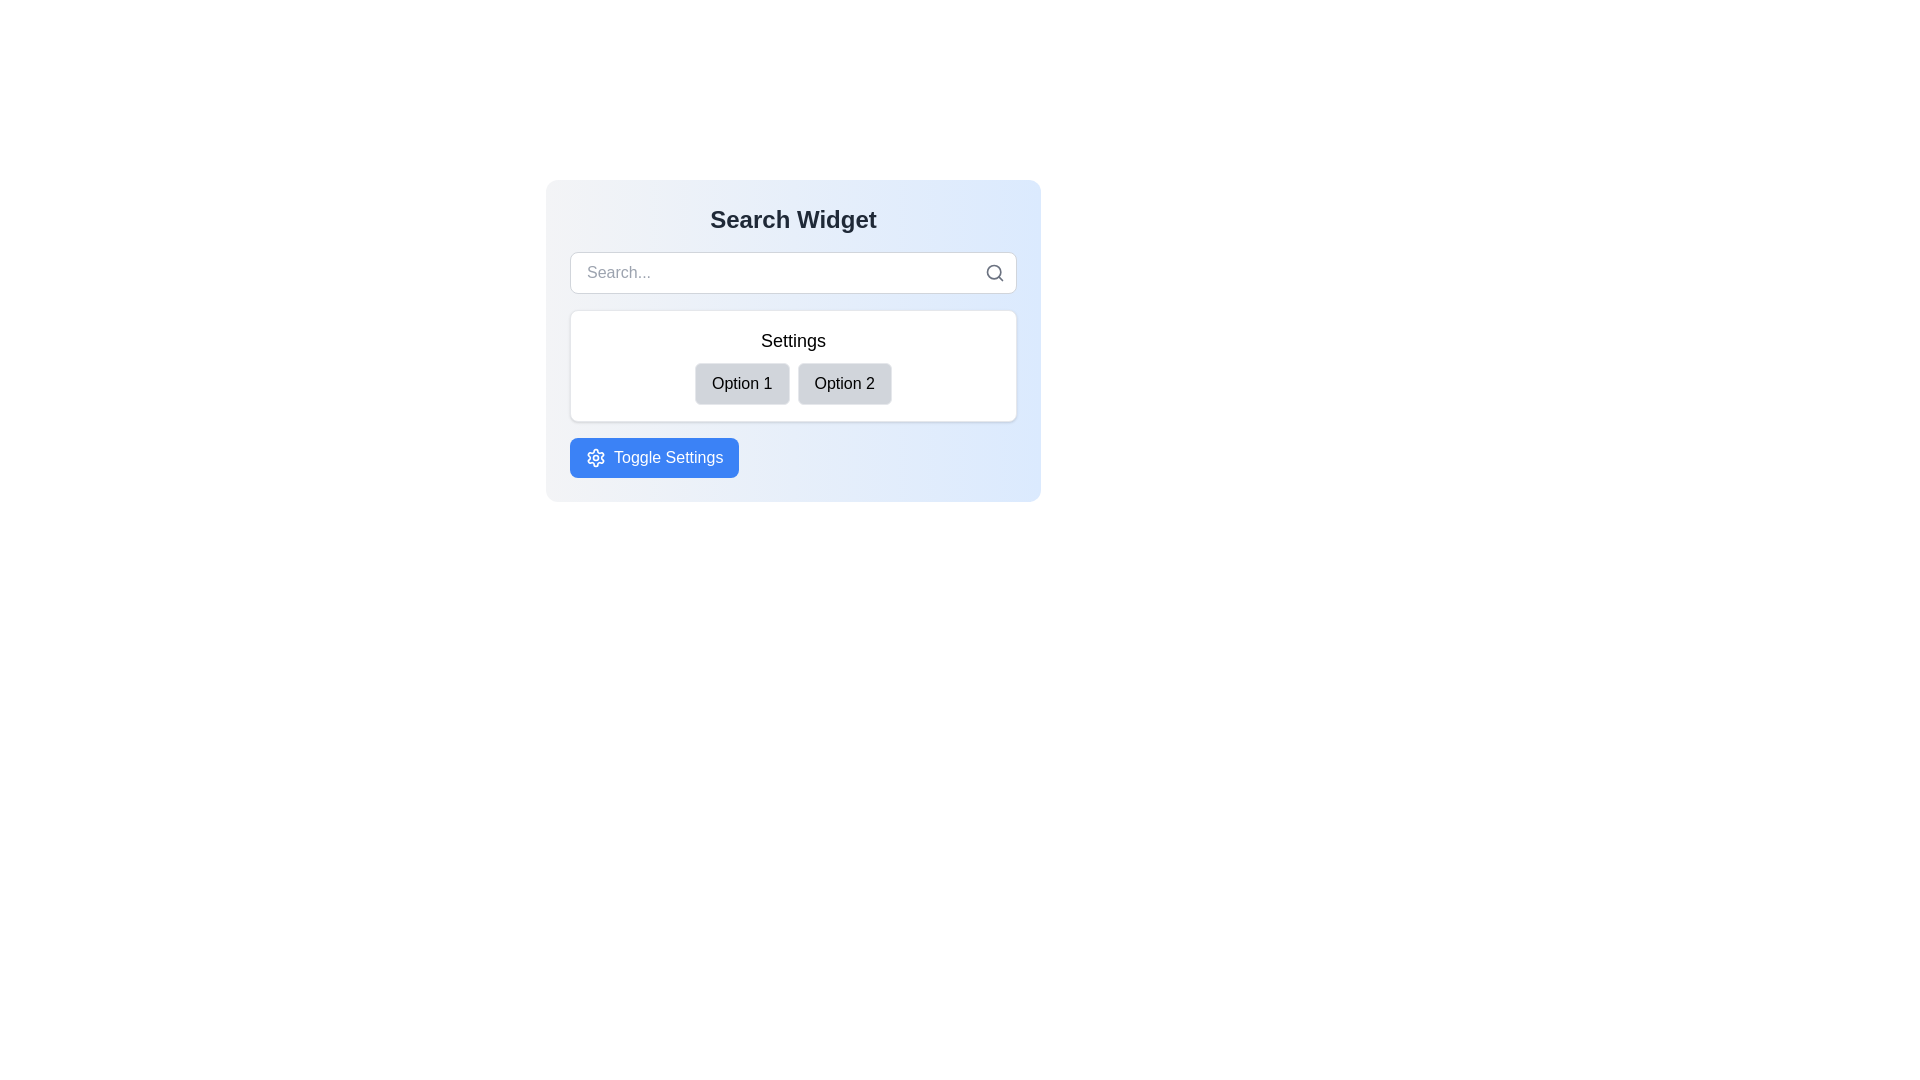  I want to click on the 'Toggle Settings' text label which is styled with white text on a blue background, located at the bottom-left of the interface adjacent to a settings icon, so click(668, 458).